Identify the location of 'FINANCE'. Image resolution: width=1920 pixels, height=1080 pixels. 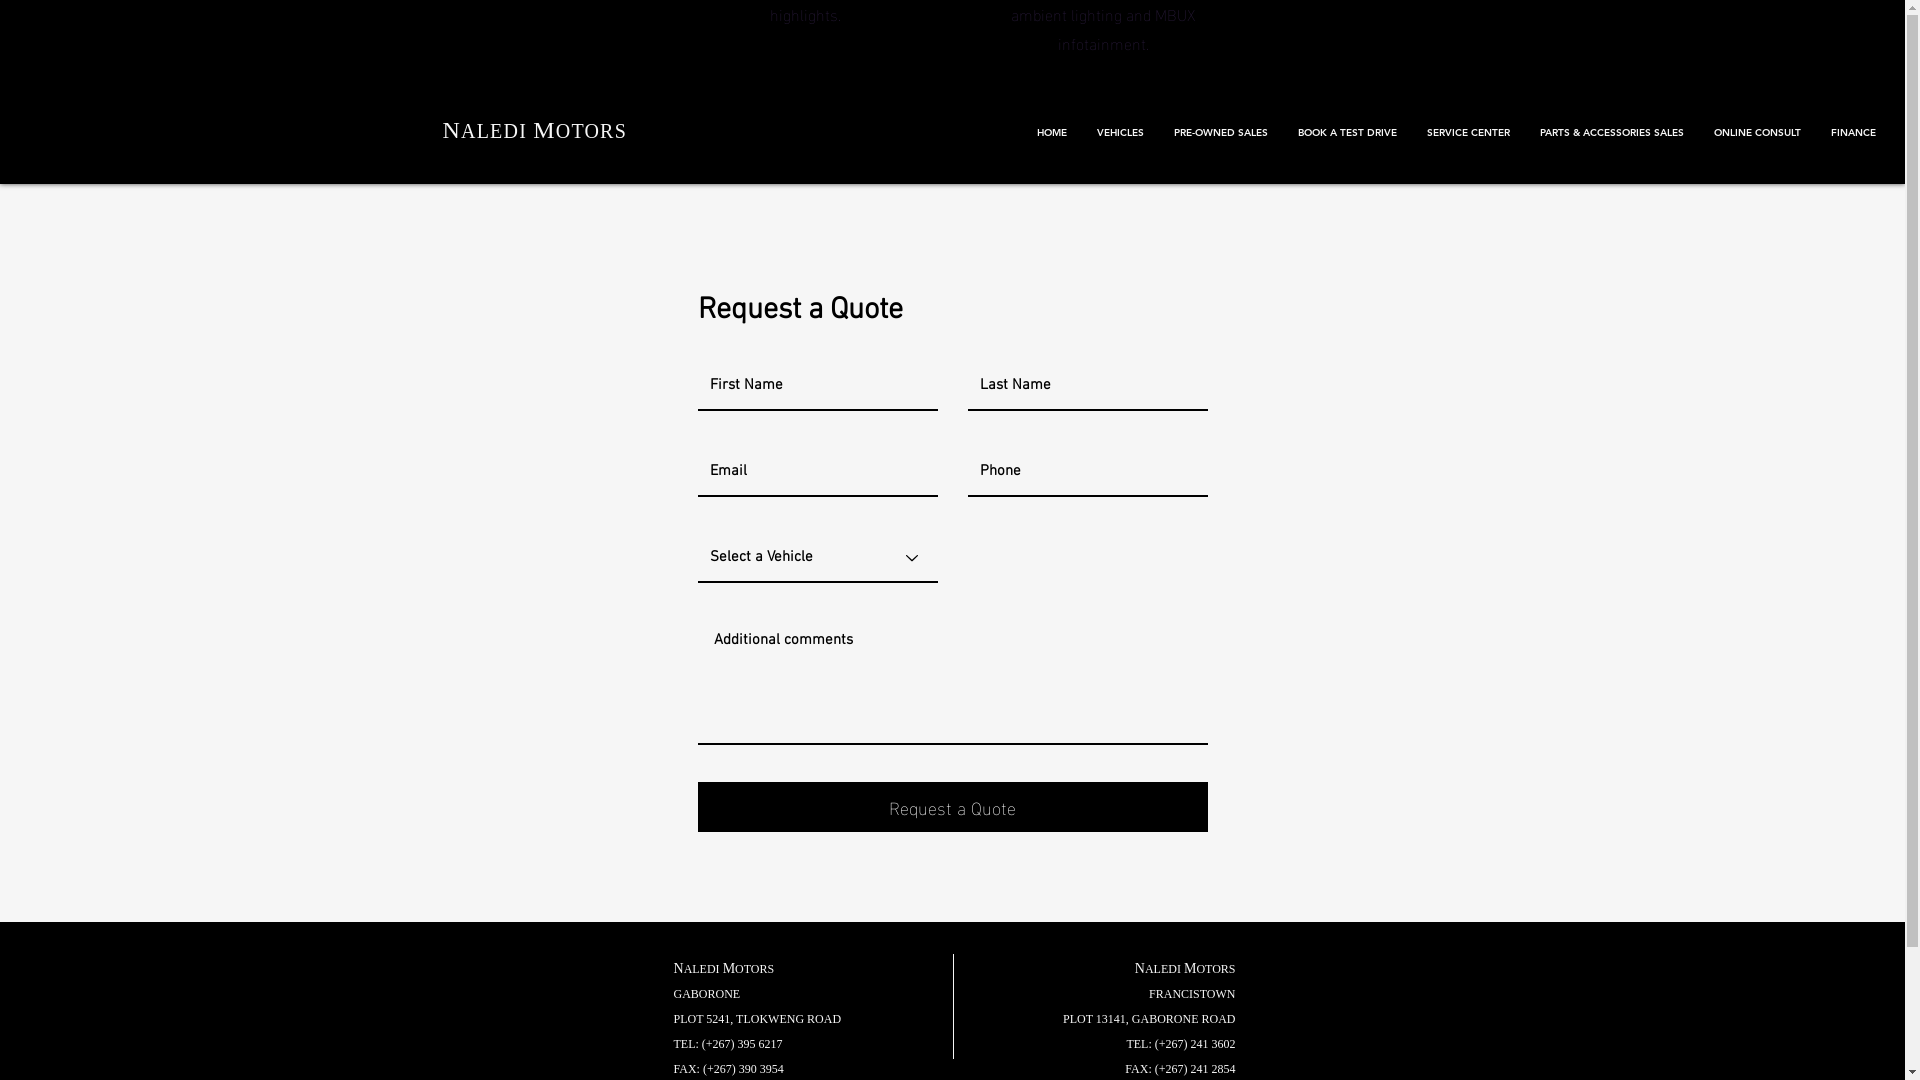
(1852, 132).